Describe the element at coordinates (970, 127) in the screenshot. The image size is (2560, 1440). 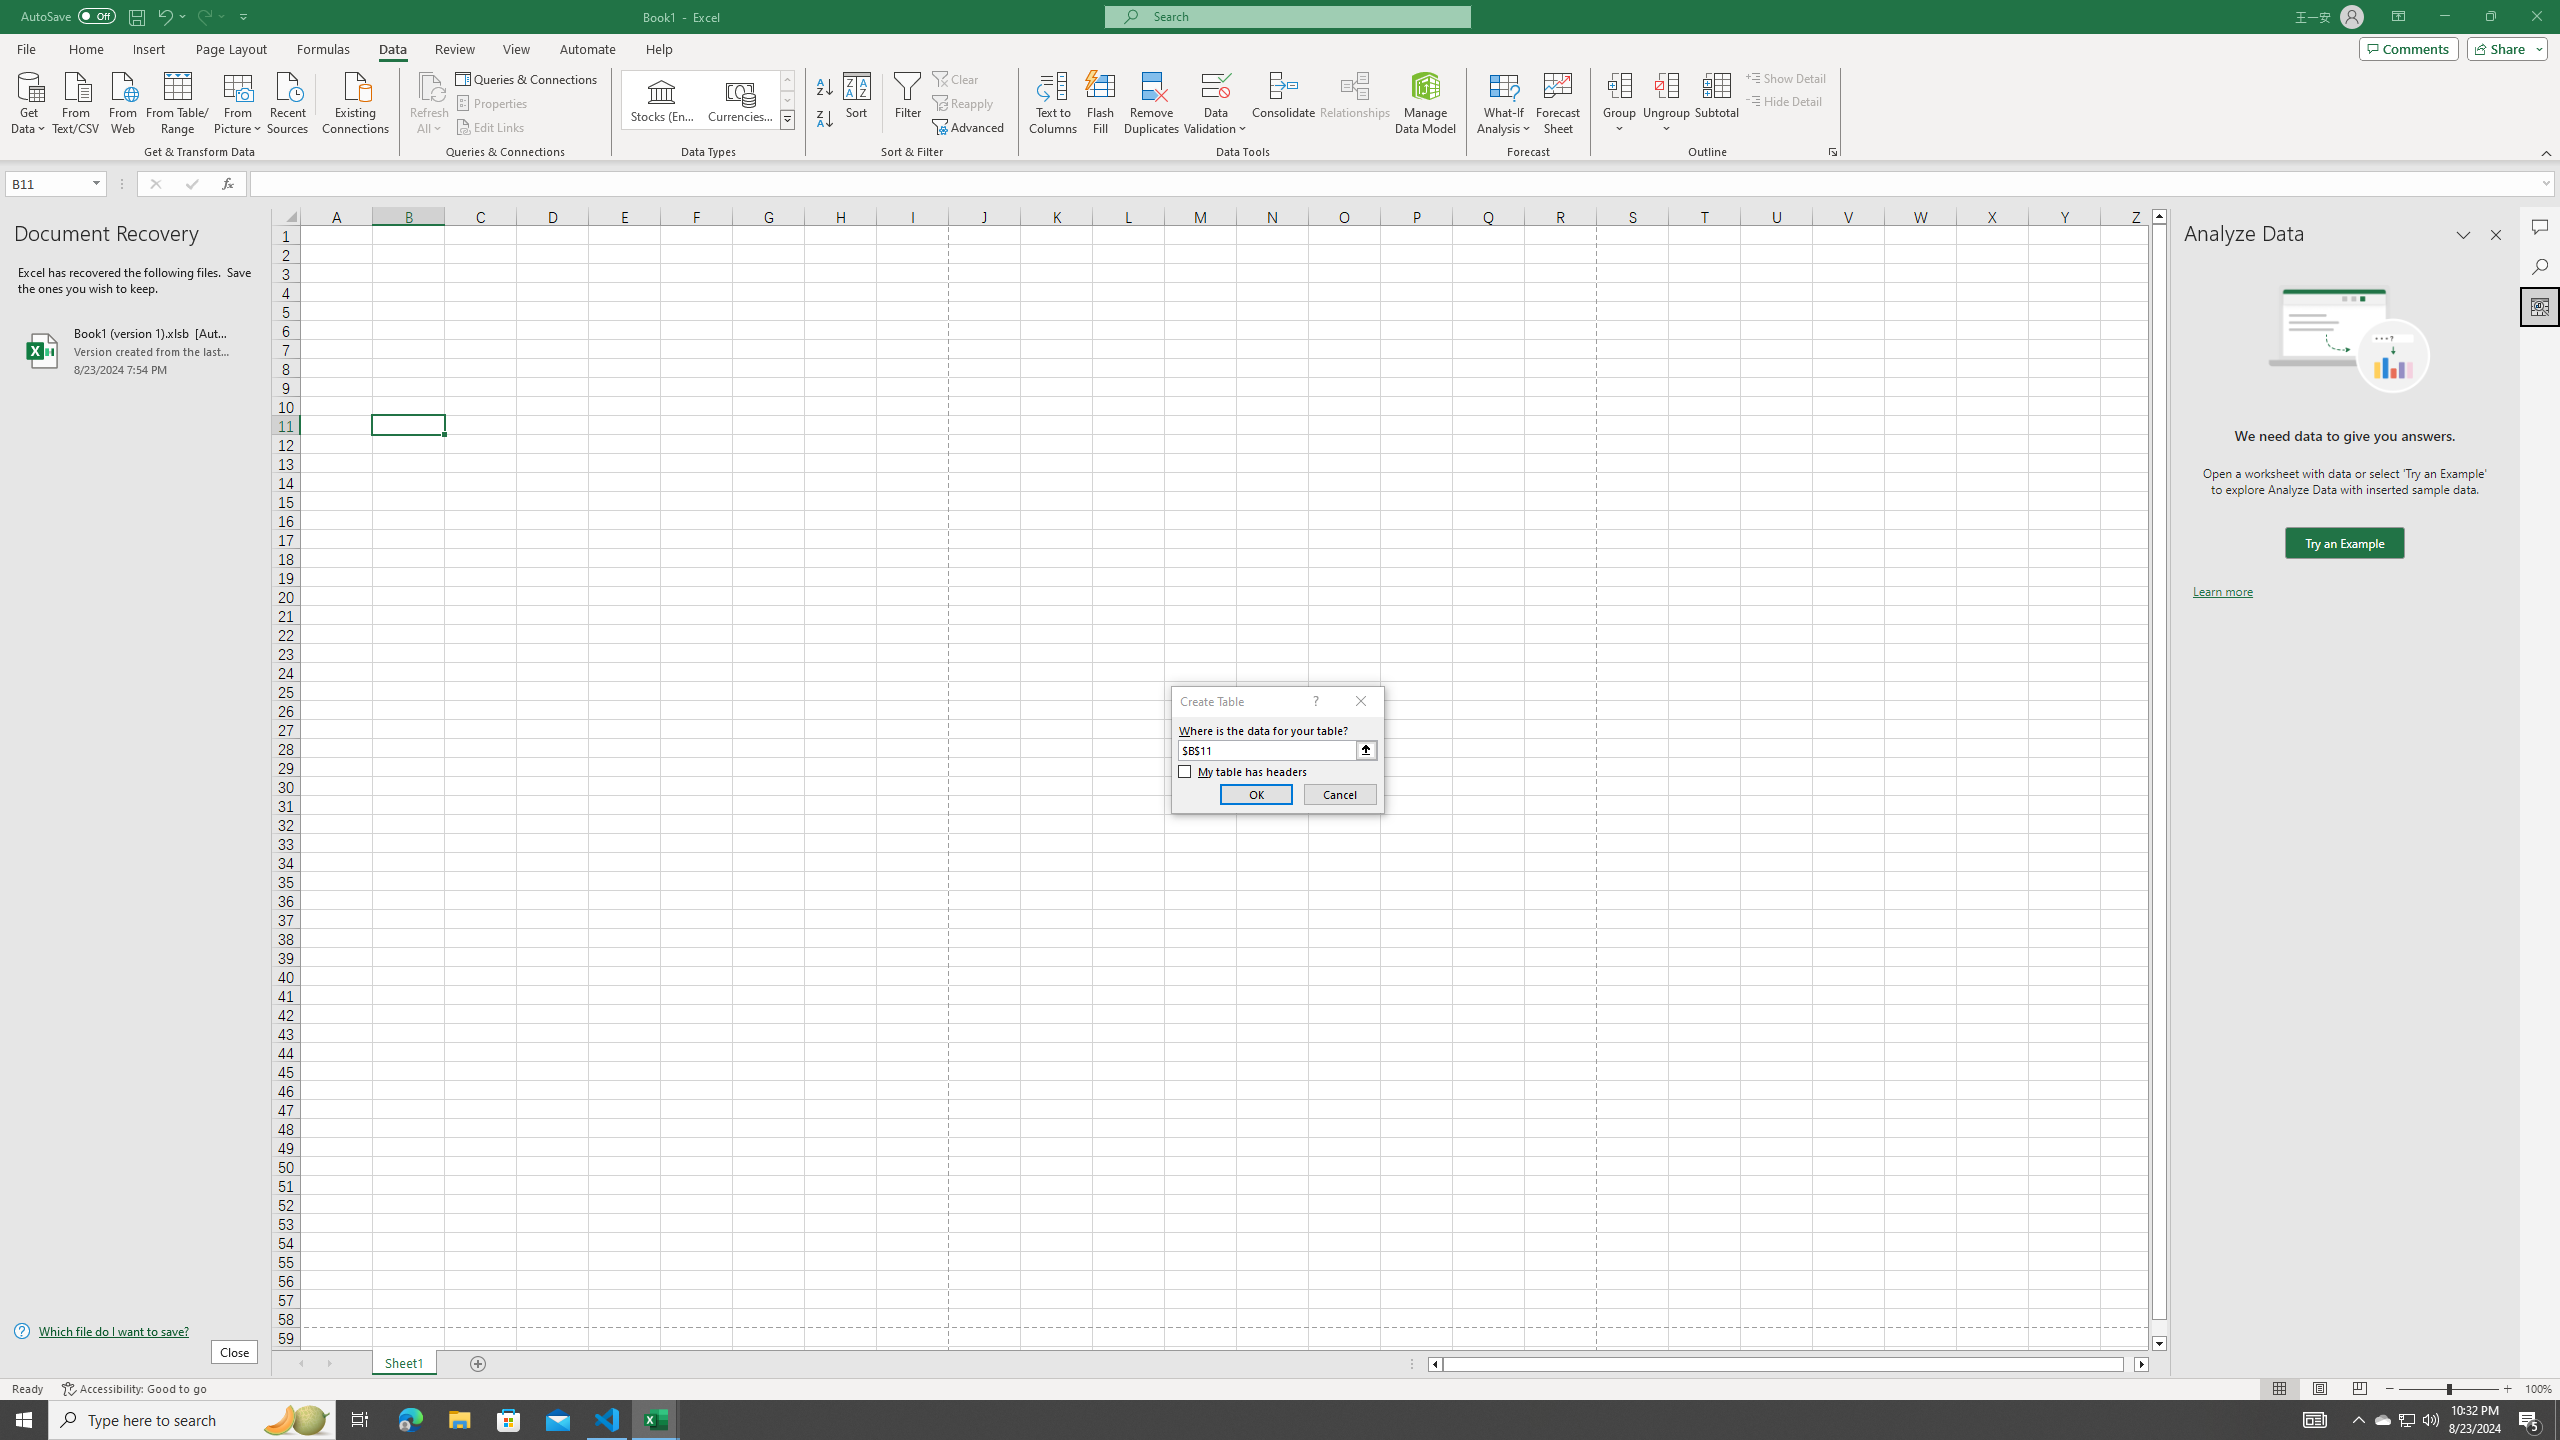
I see `'Advanced...'` at that location.